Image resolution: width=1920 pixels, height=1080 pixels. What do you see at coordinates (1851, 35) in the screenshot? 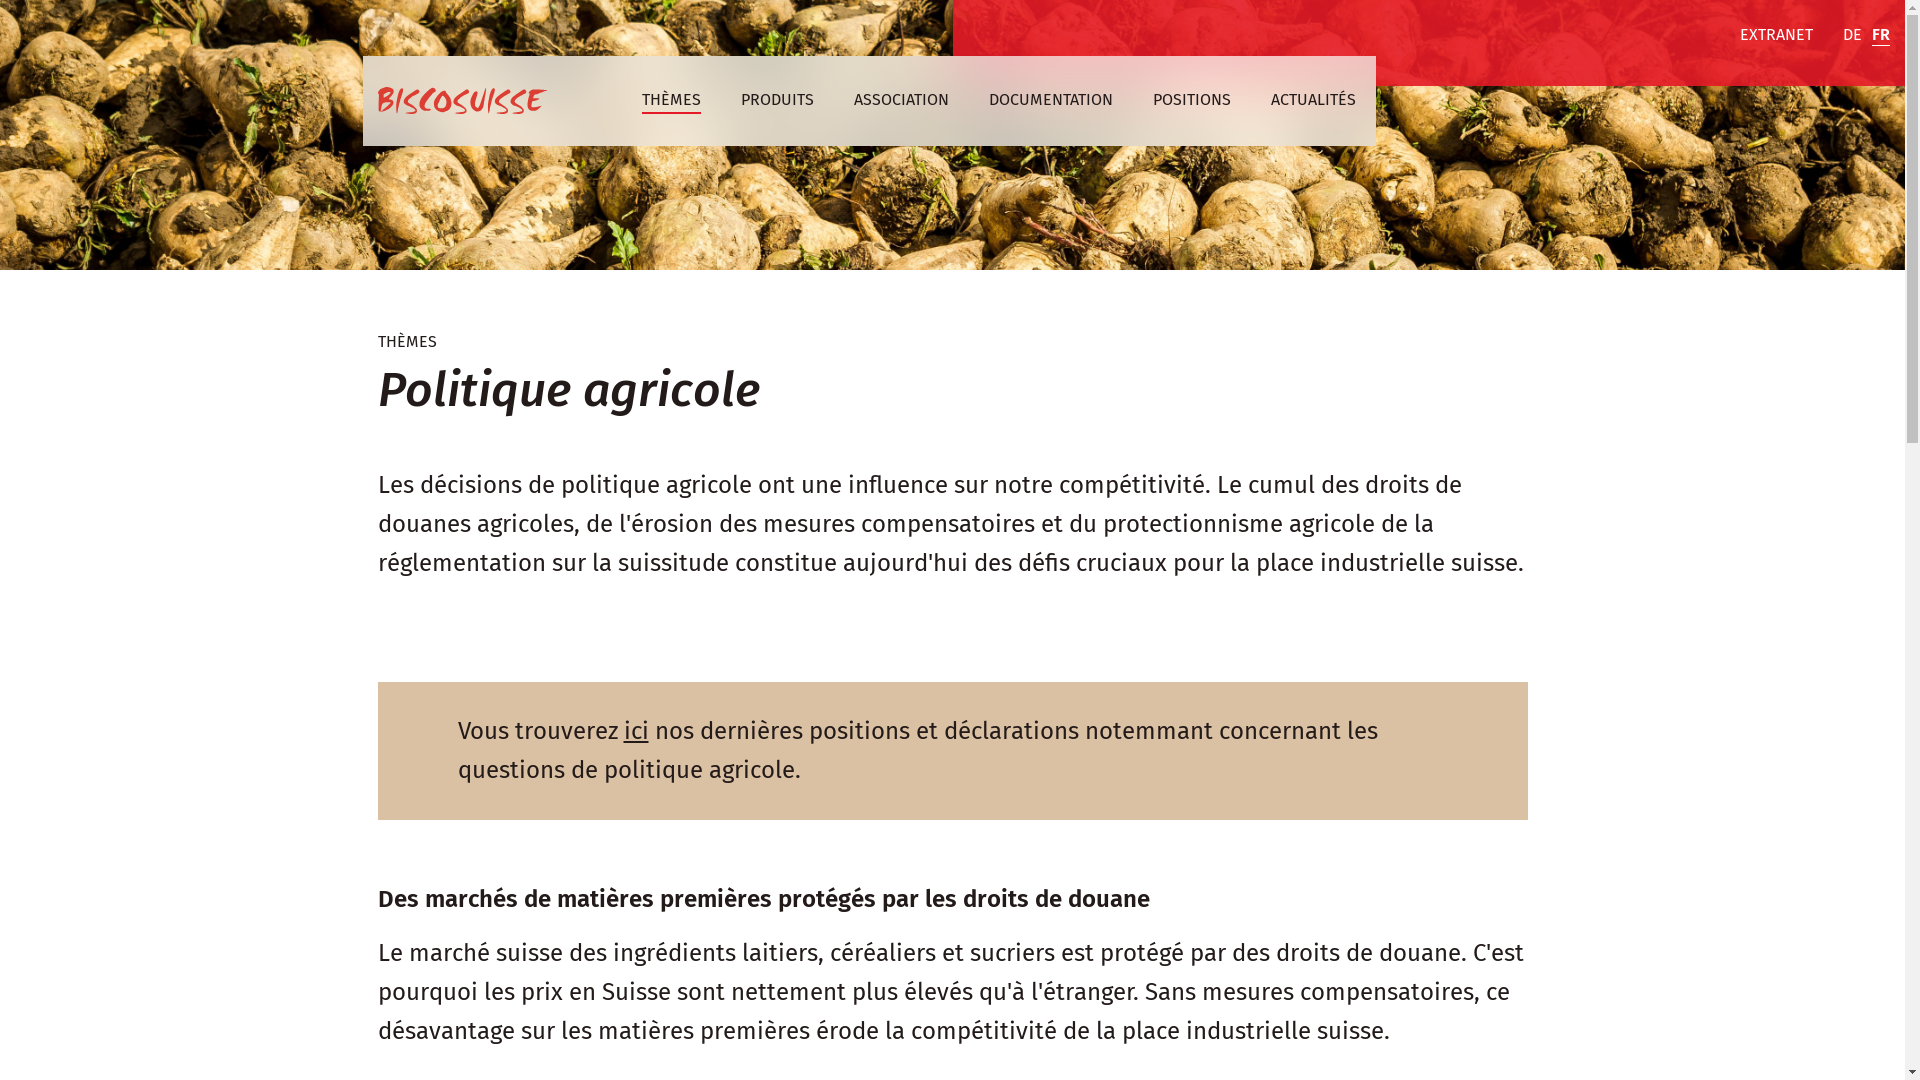
I see `'DE'` at bounding box center [1851, 35].